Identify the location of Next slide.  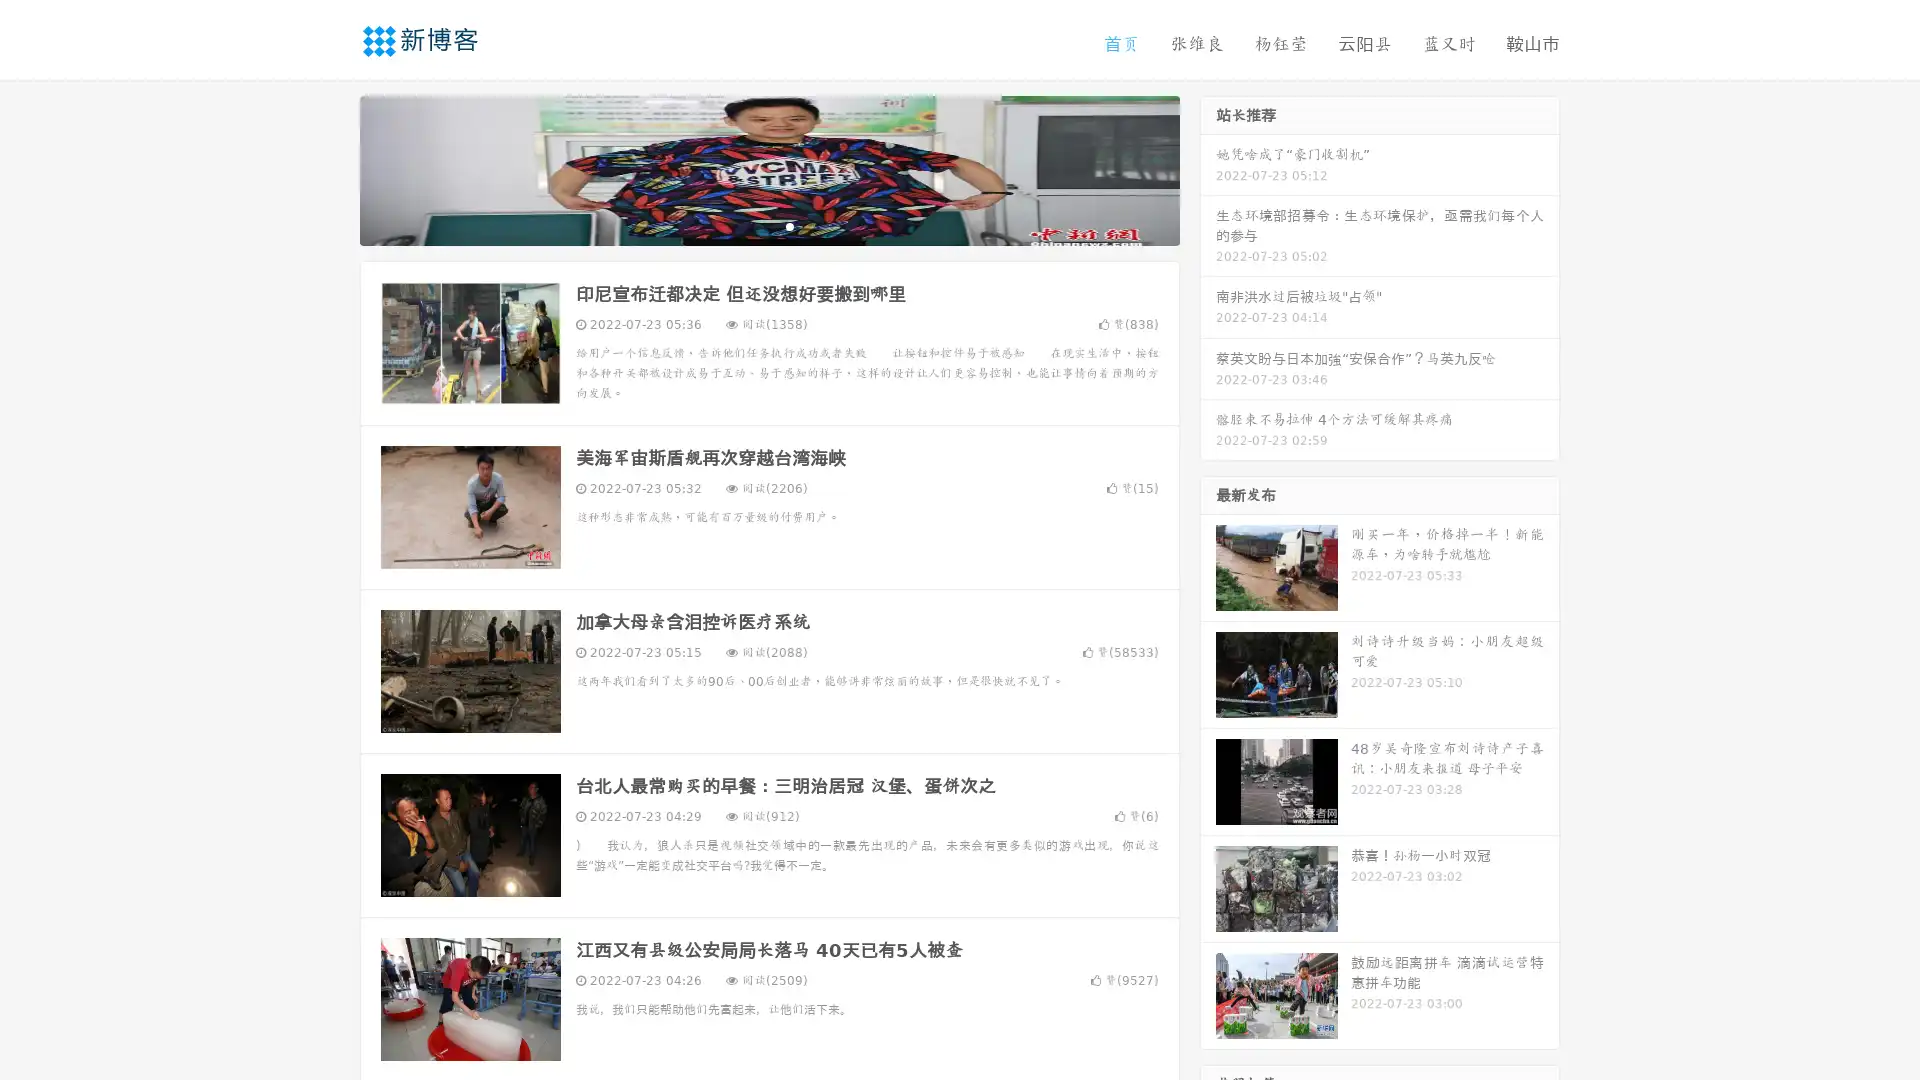
(1208, 168).